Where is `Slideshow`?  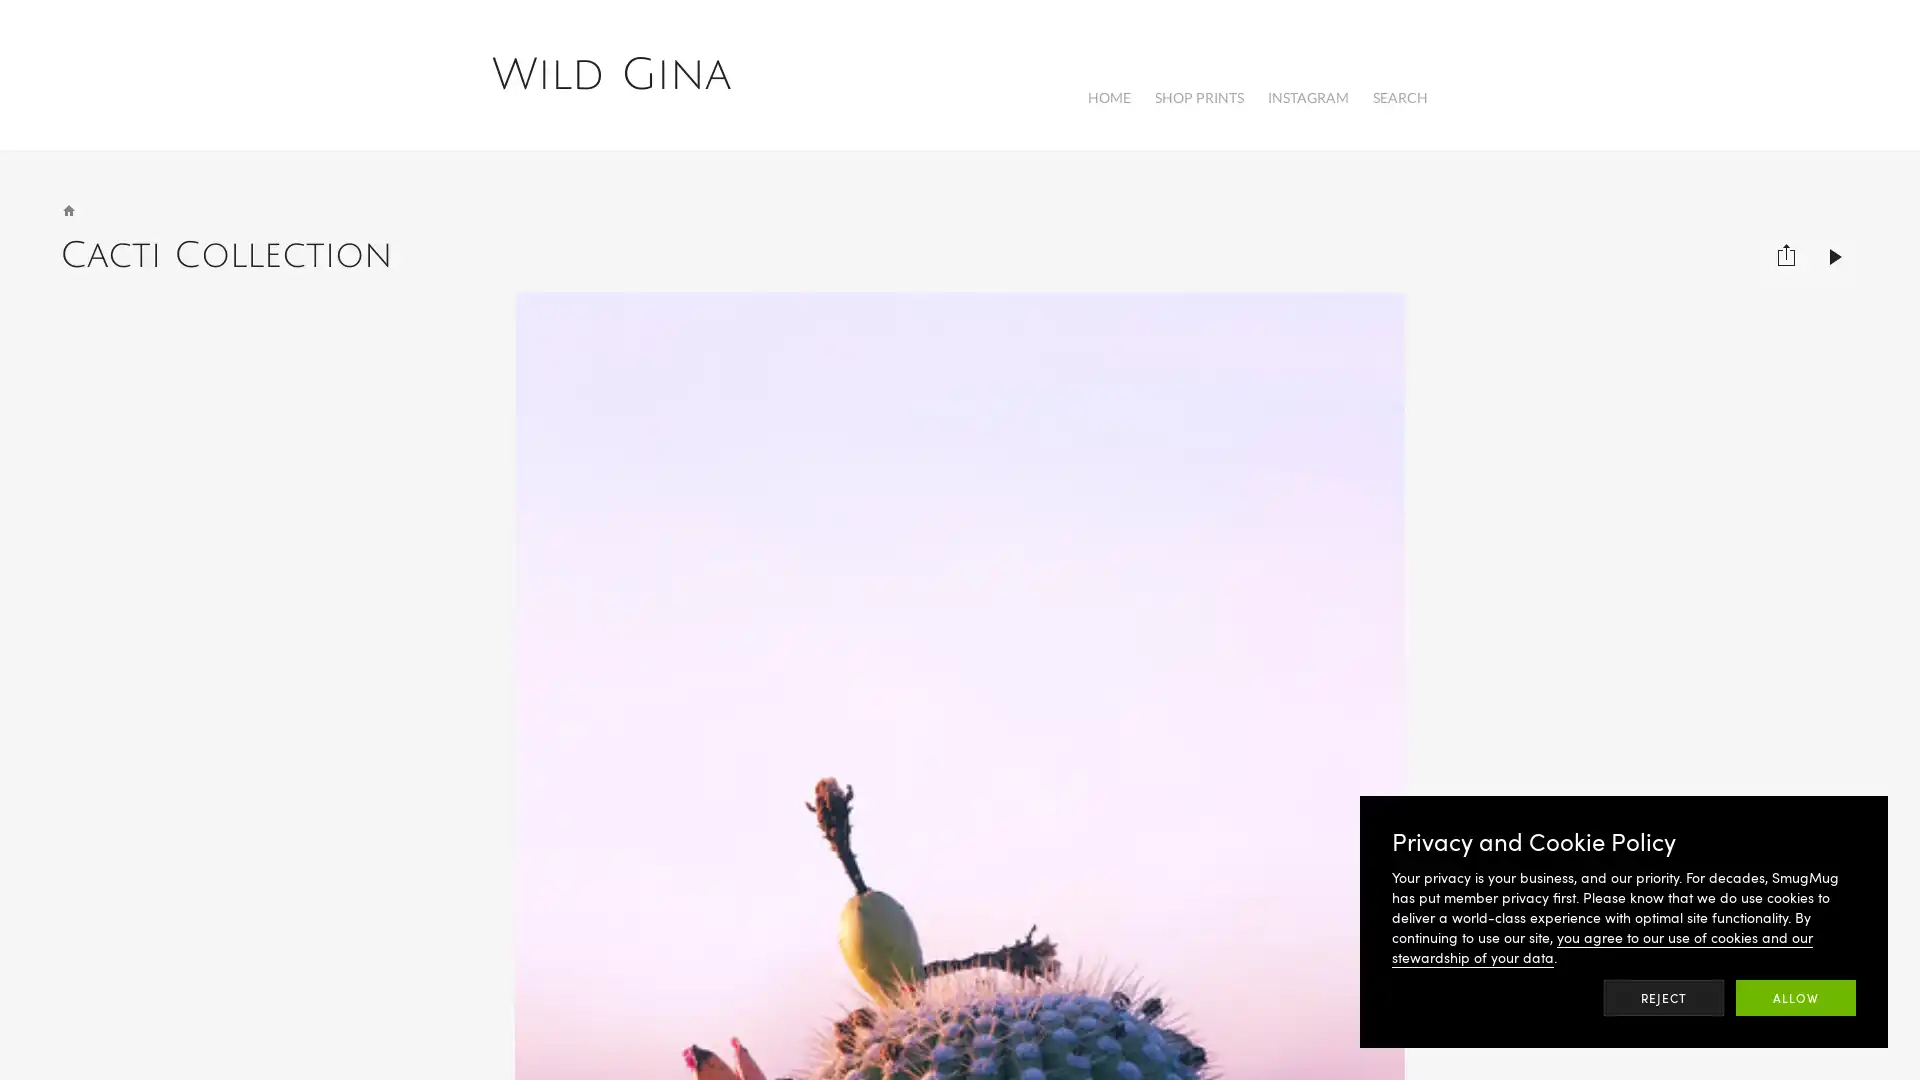 Slideshow is located at coordinates (1836, 244).